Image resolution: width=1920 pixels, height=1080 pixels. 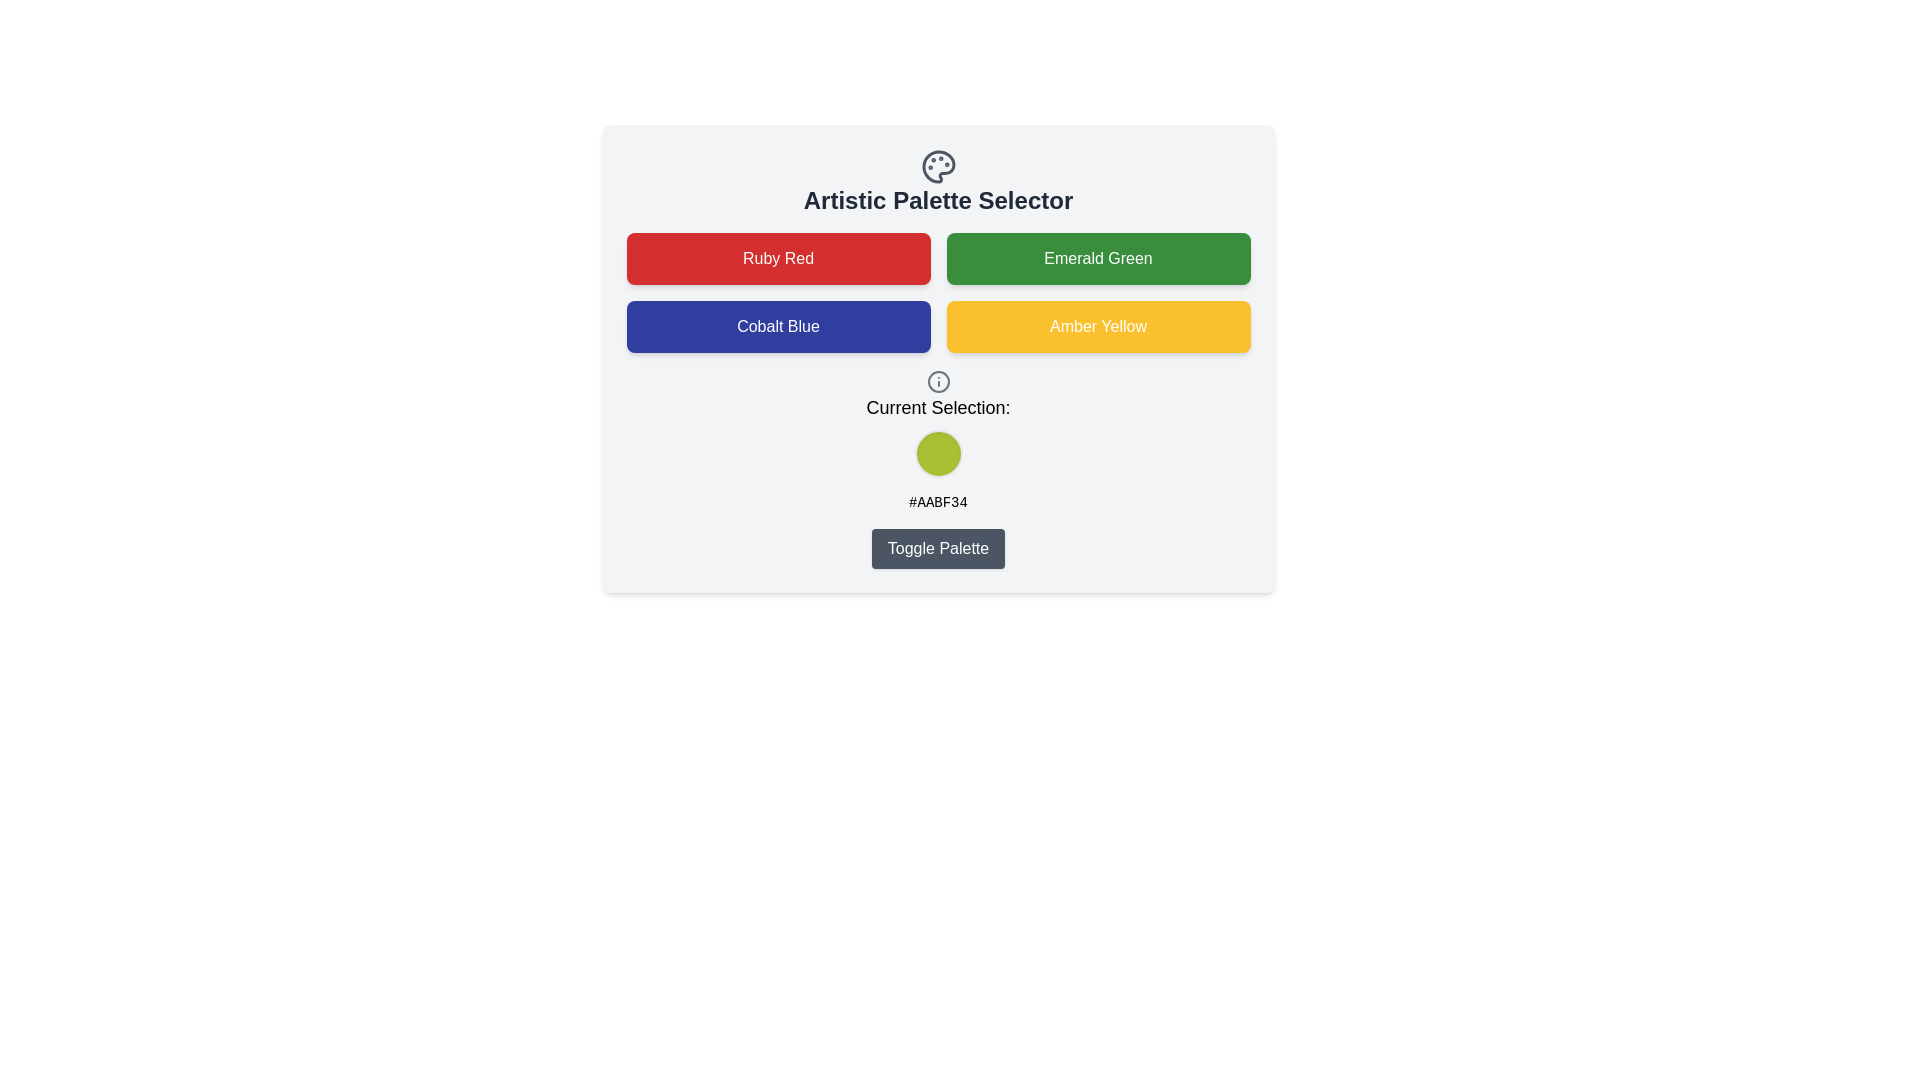 What do you see at coordinates (1097, 326) in the screenshot?
I see `the button in the bottom-right corner of the grid` at bounding box center [1097, 326].